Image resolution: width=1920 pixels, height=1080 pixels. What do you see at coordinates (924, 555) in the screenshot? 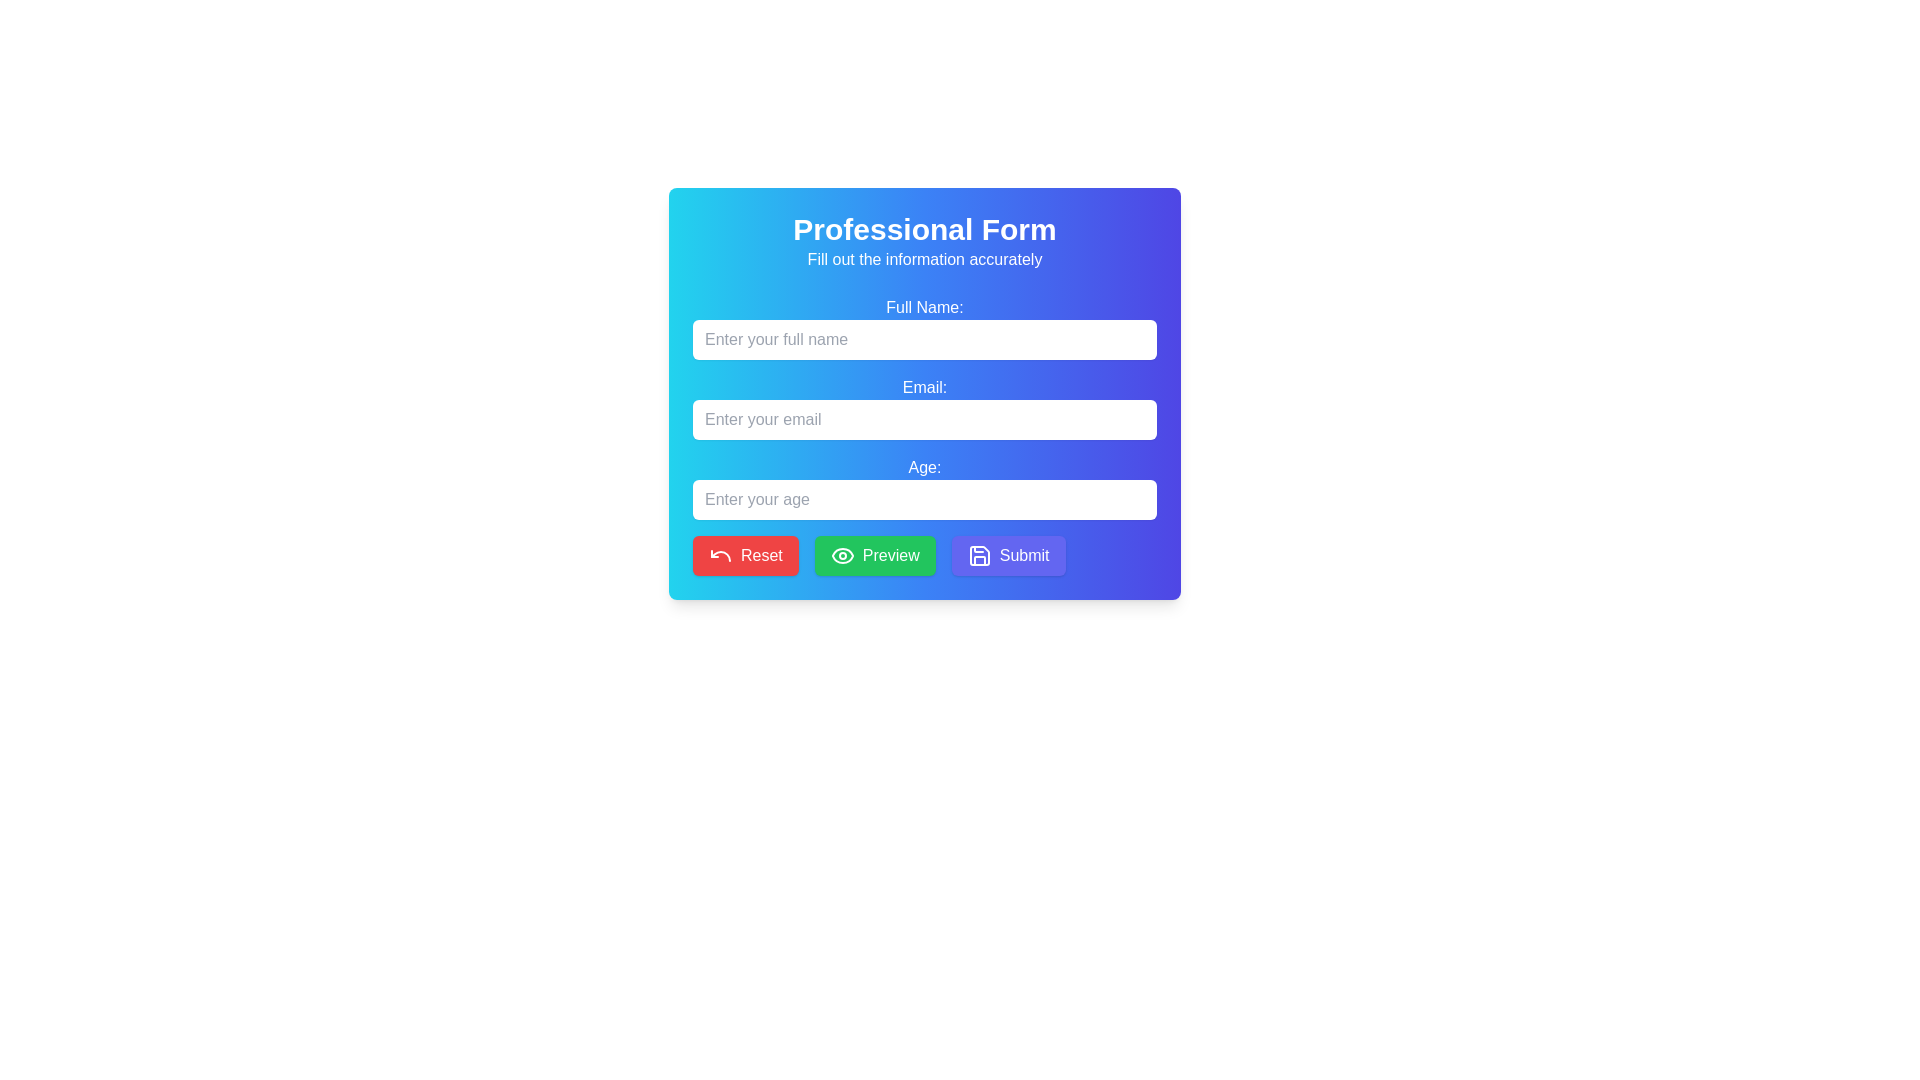
I see `the green 'Preview' button with an eye icon` at bounding box center [924, 555].